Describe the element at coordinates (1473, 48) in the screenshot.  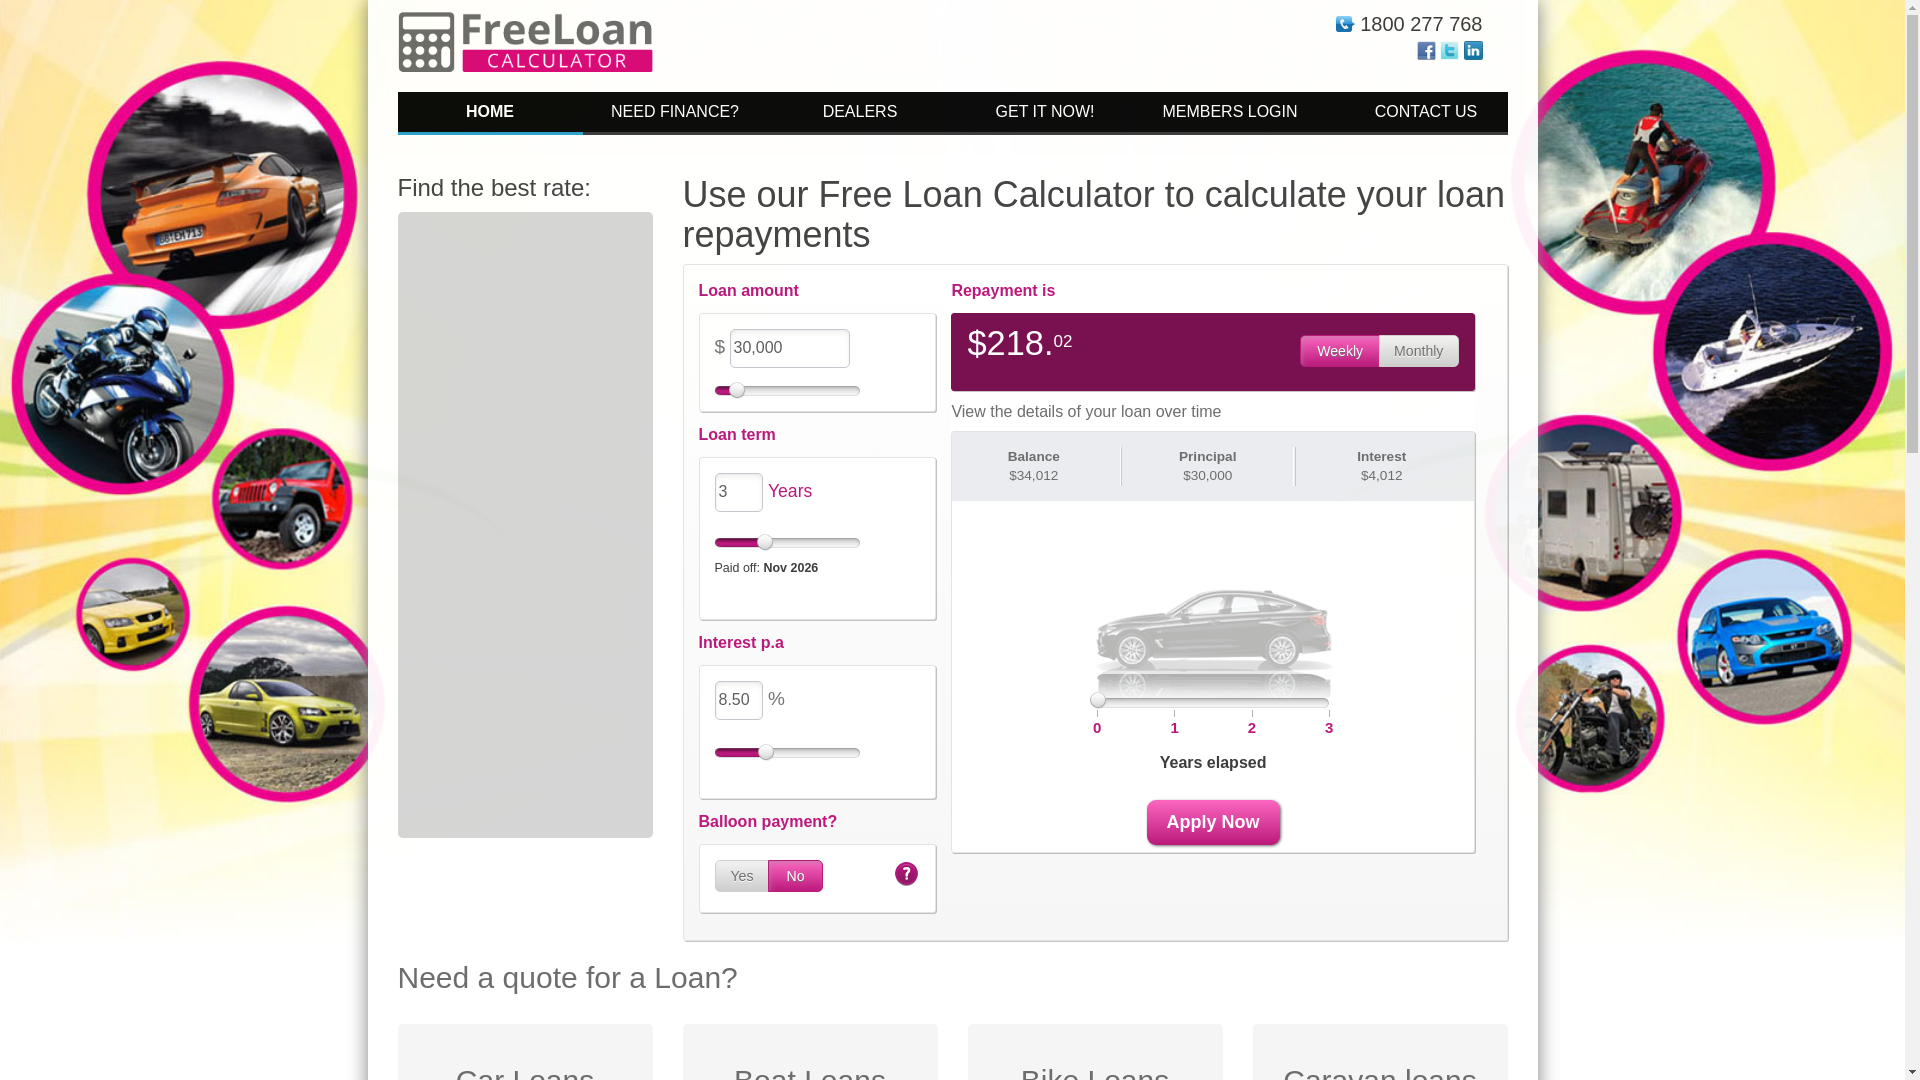
I see `'LinkedIn'` at that location.